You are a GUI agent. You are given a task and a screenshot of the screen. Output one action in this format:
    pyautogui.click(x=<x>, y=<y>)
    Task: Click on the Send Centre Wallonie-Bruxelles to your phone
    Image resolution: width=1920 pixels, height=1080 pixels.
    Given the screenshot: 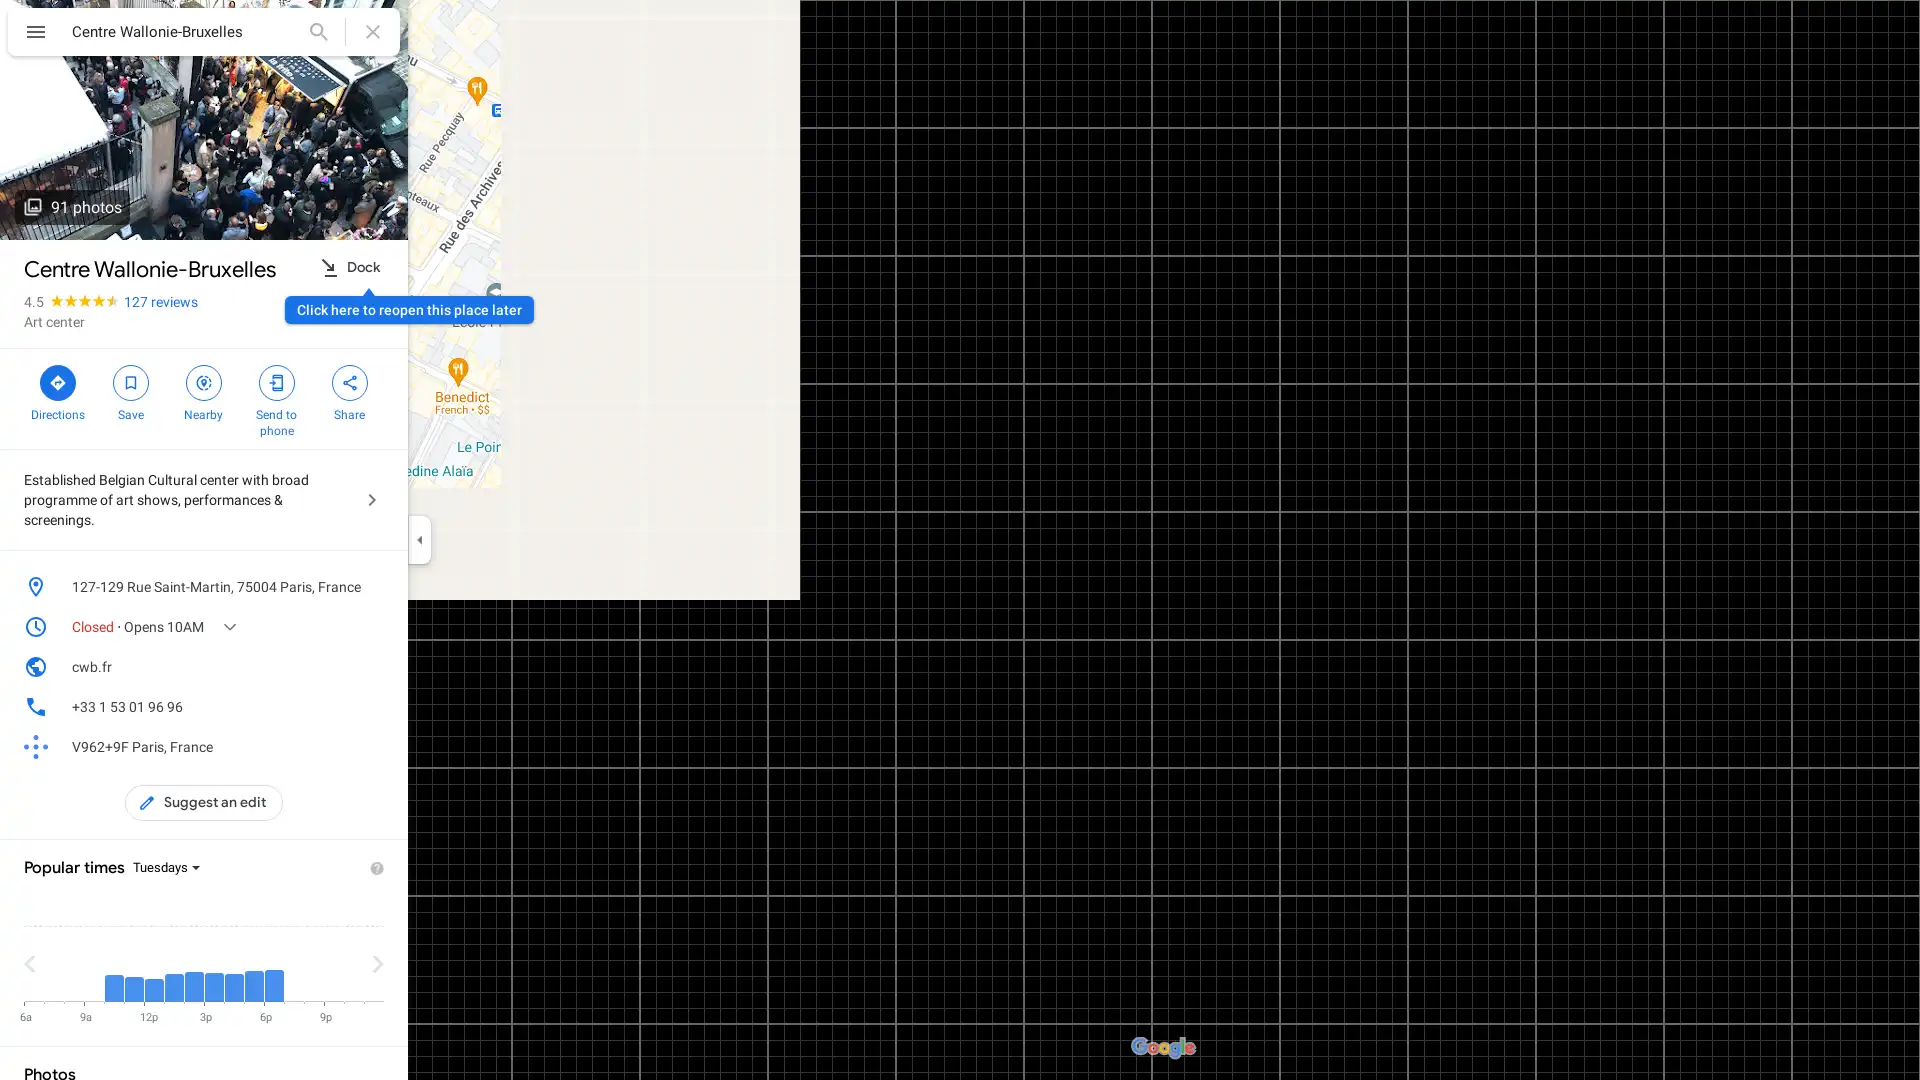 What is the action you would take?
    pyautogui.click(x=275, y=398)
    